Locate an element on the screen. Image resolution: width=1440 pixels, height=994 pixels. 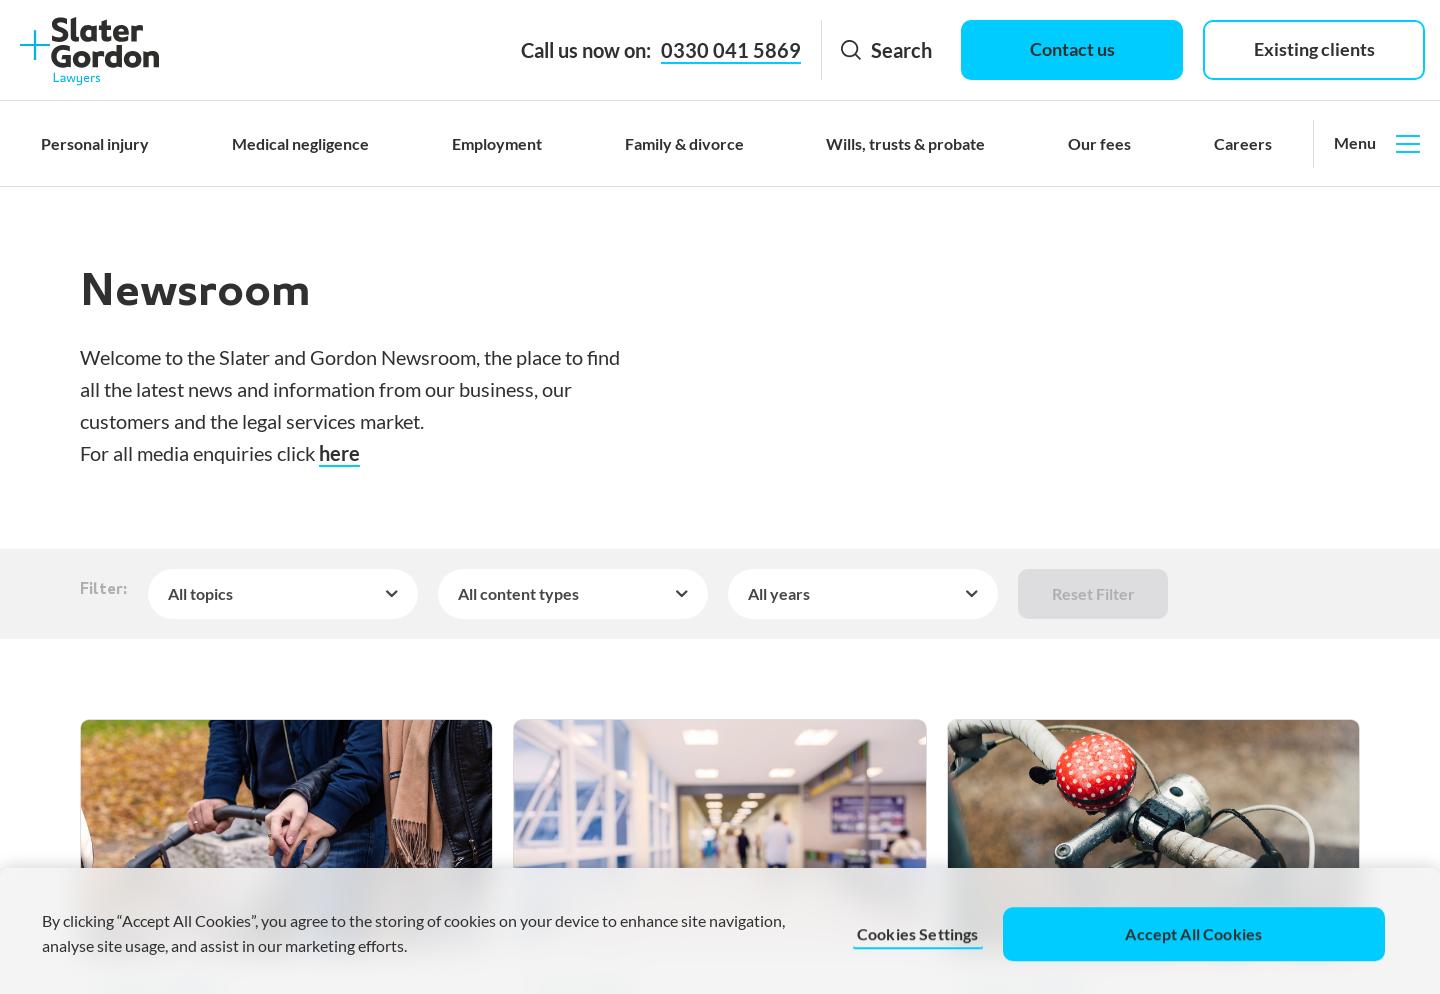
'here' is located at coordinates (339, 452).